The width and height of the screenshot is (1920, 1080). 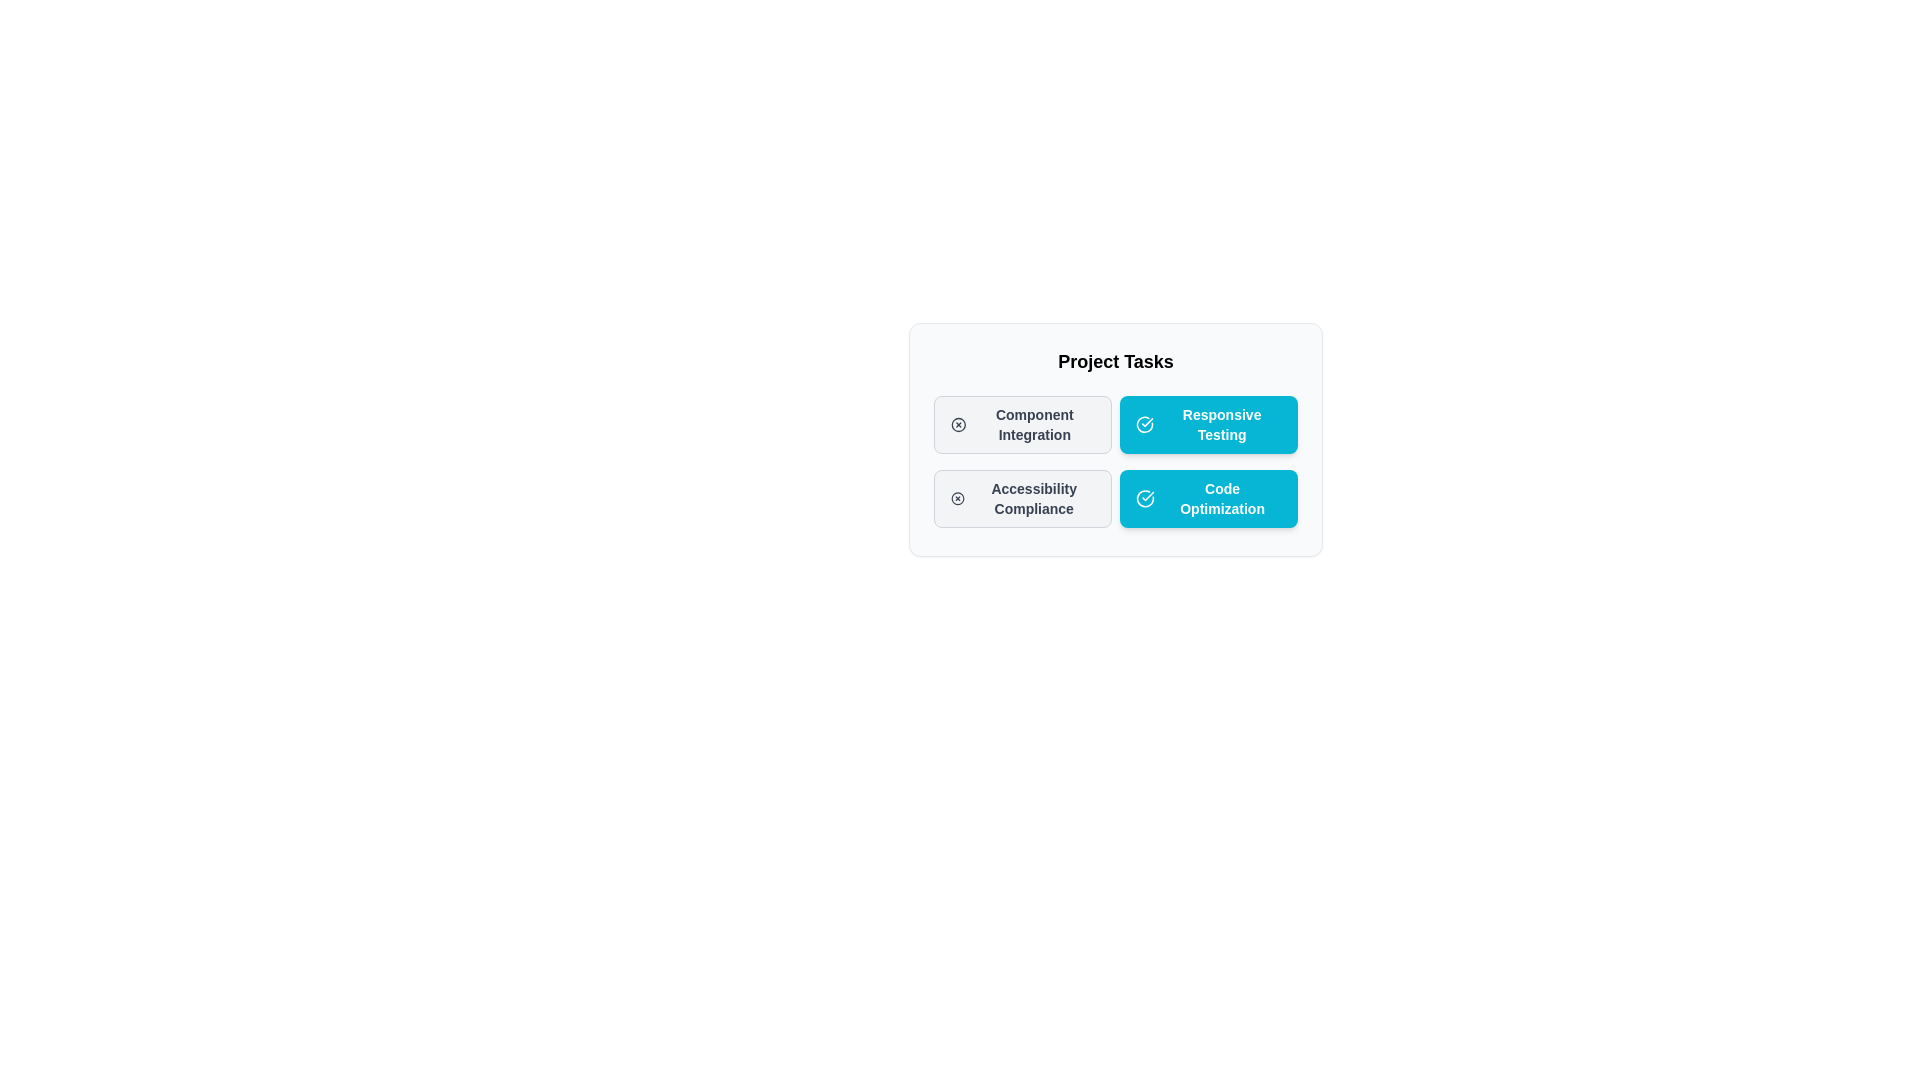 What do you see at coordinates (1022, 423) in the screenshot?
I see `the chip labeled 'Component Integration' to select it` at bounding box center [1022, 423].